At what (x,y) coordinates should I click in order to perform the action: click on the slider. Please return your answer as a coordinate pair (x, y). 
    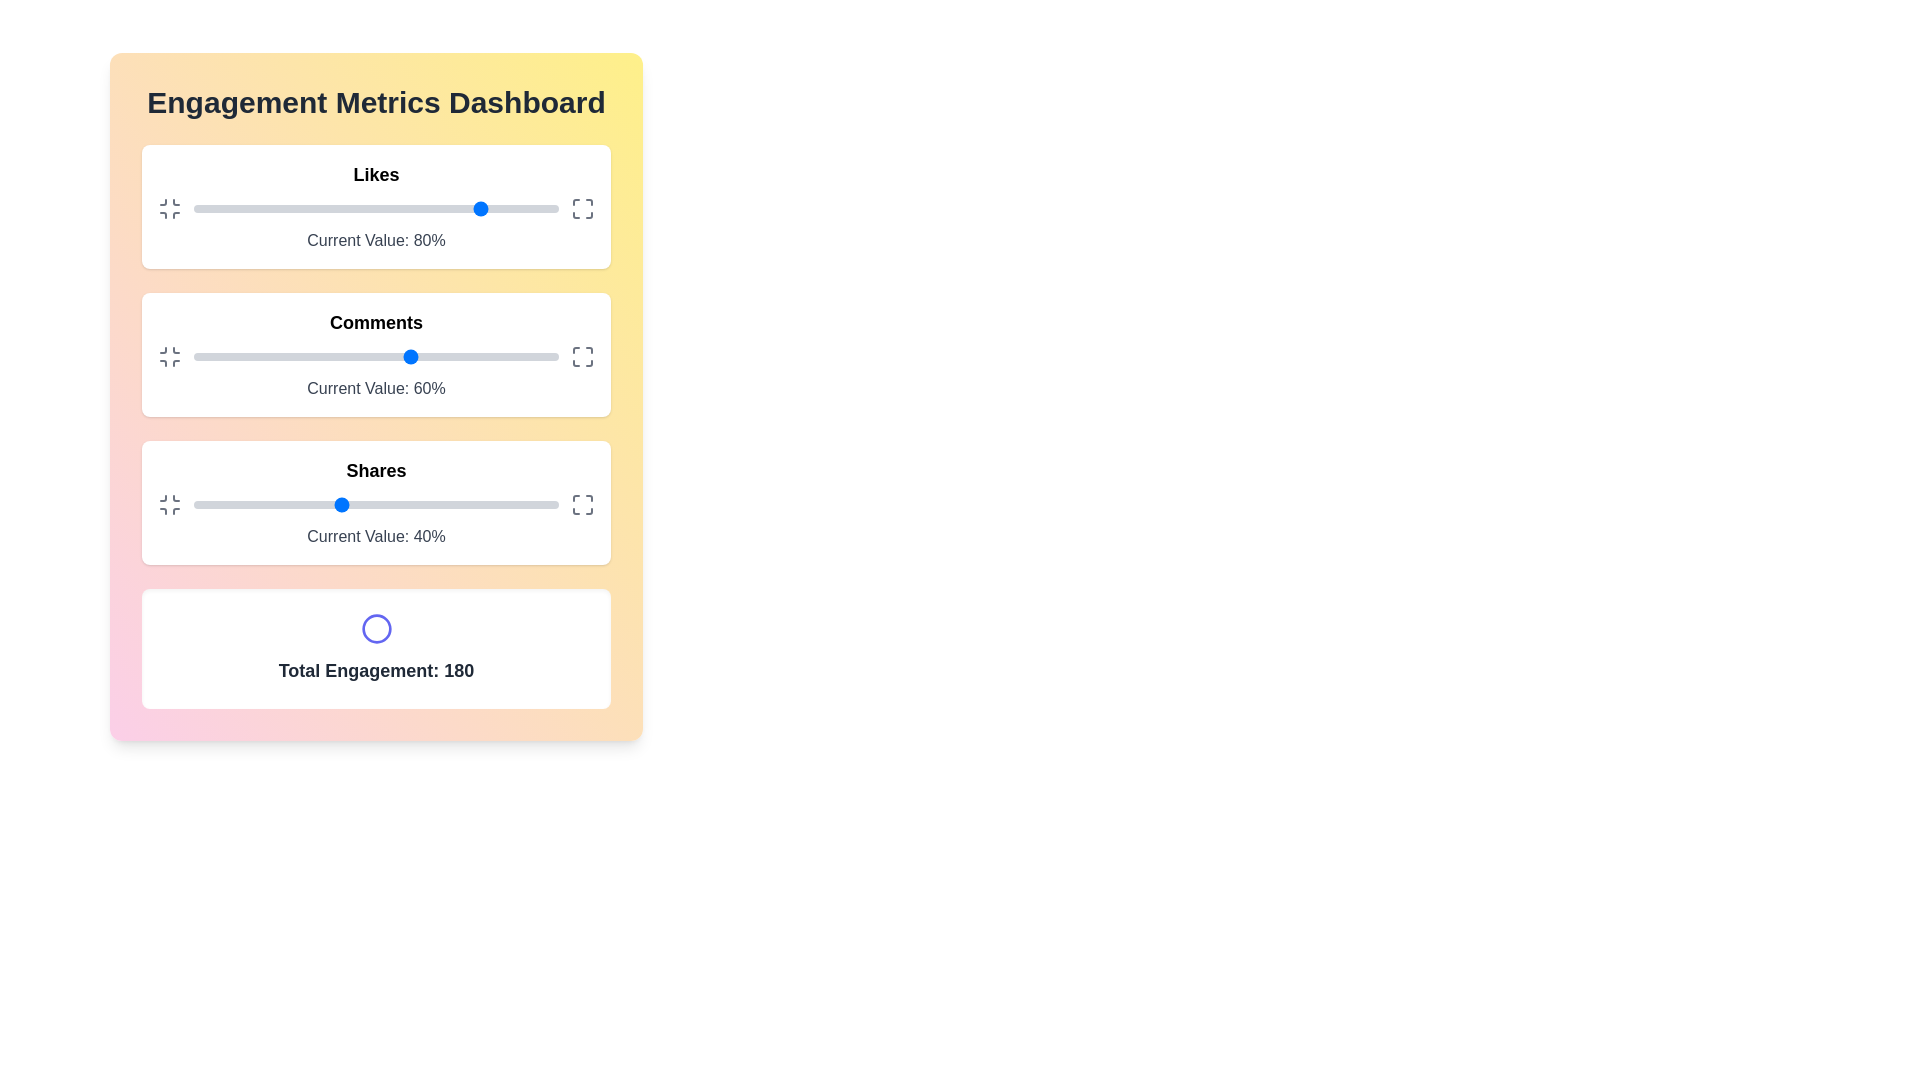
    Looking at the image, I should click on (321, 208).